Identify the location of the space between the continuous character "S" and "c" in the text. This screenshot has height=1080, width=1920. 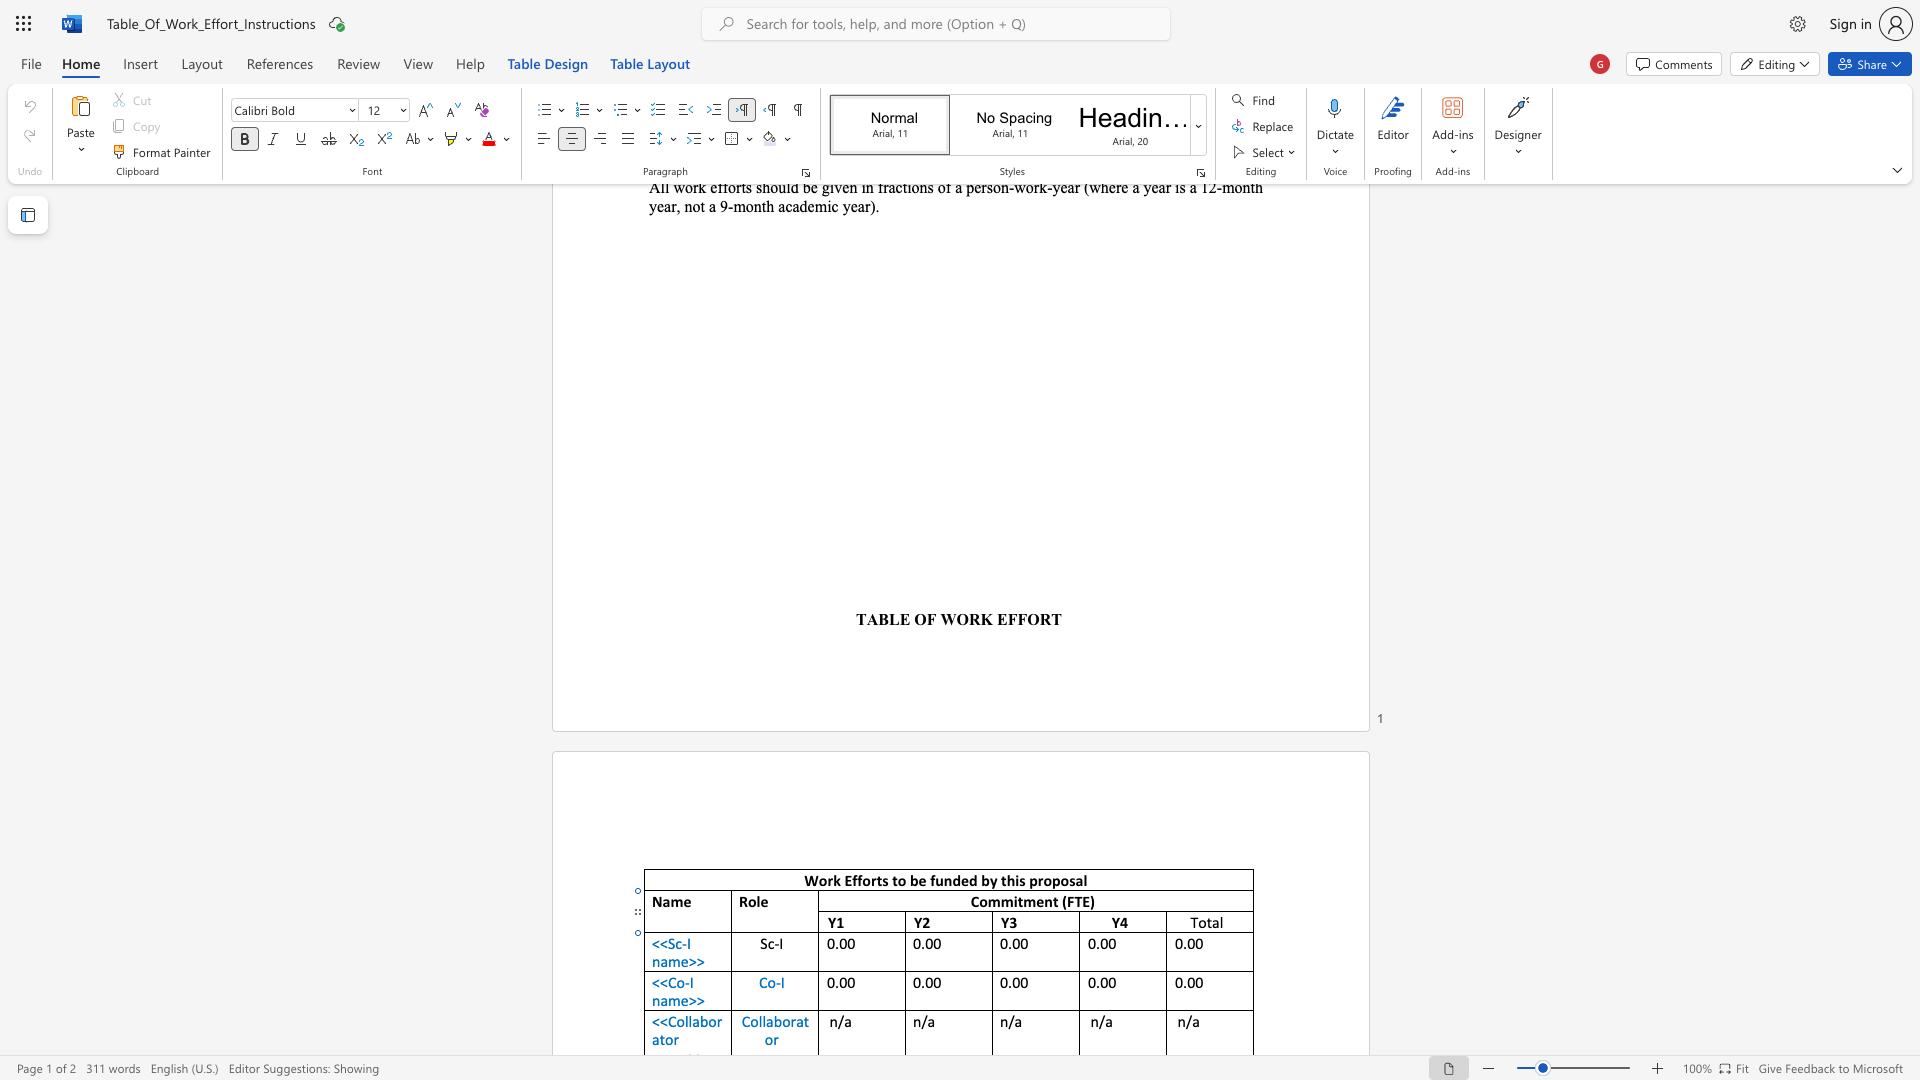
(675, 943).